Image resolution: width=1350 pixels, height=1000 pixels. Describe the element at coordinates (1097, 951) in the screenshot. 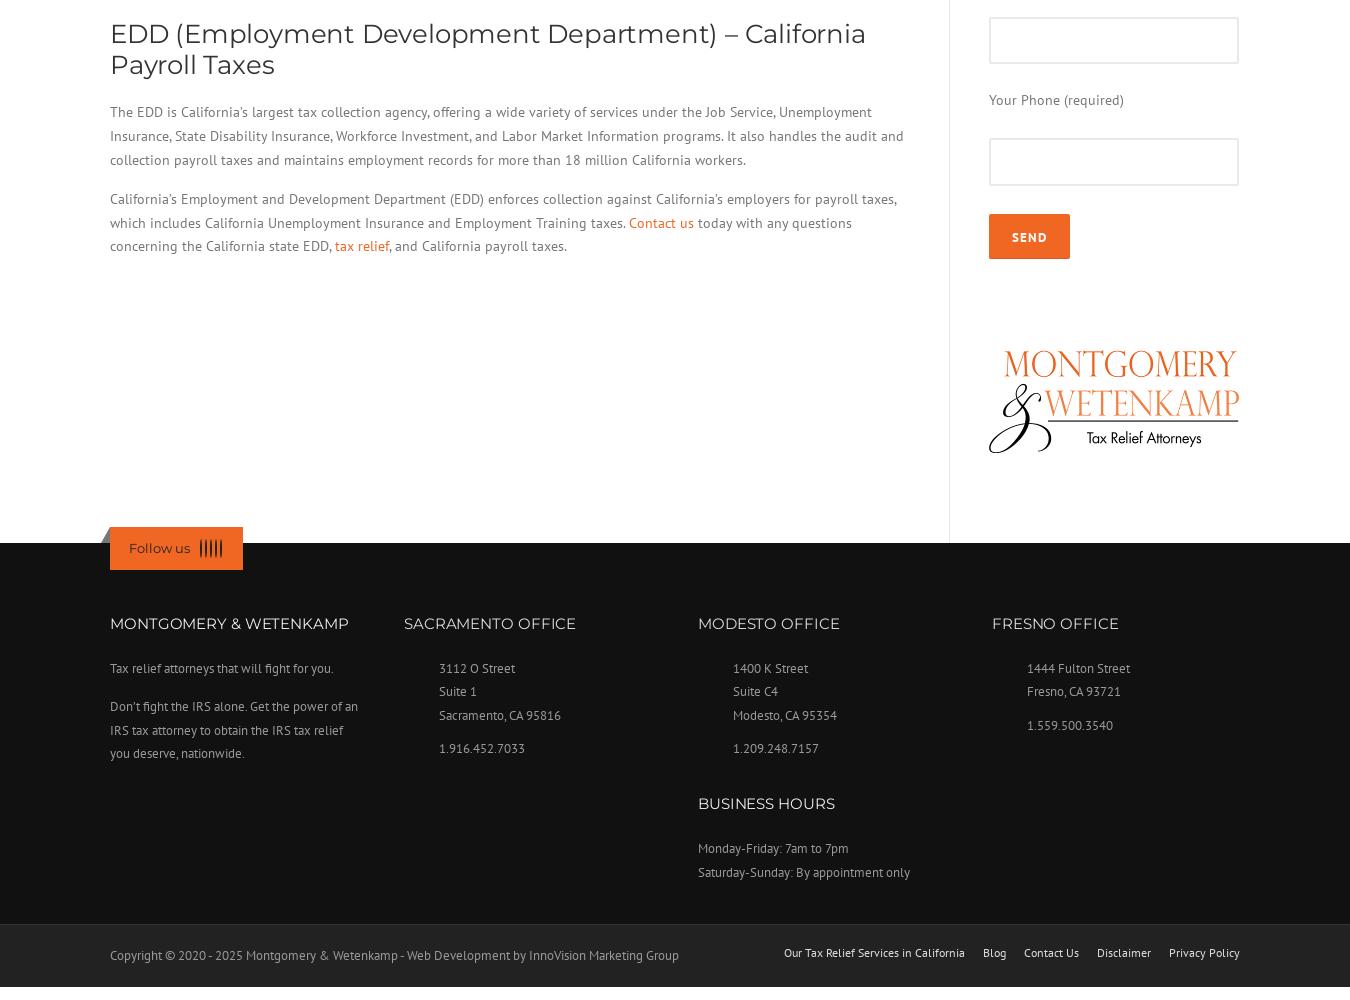

I see `'Disclaimer'` at that location.